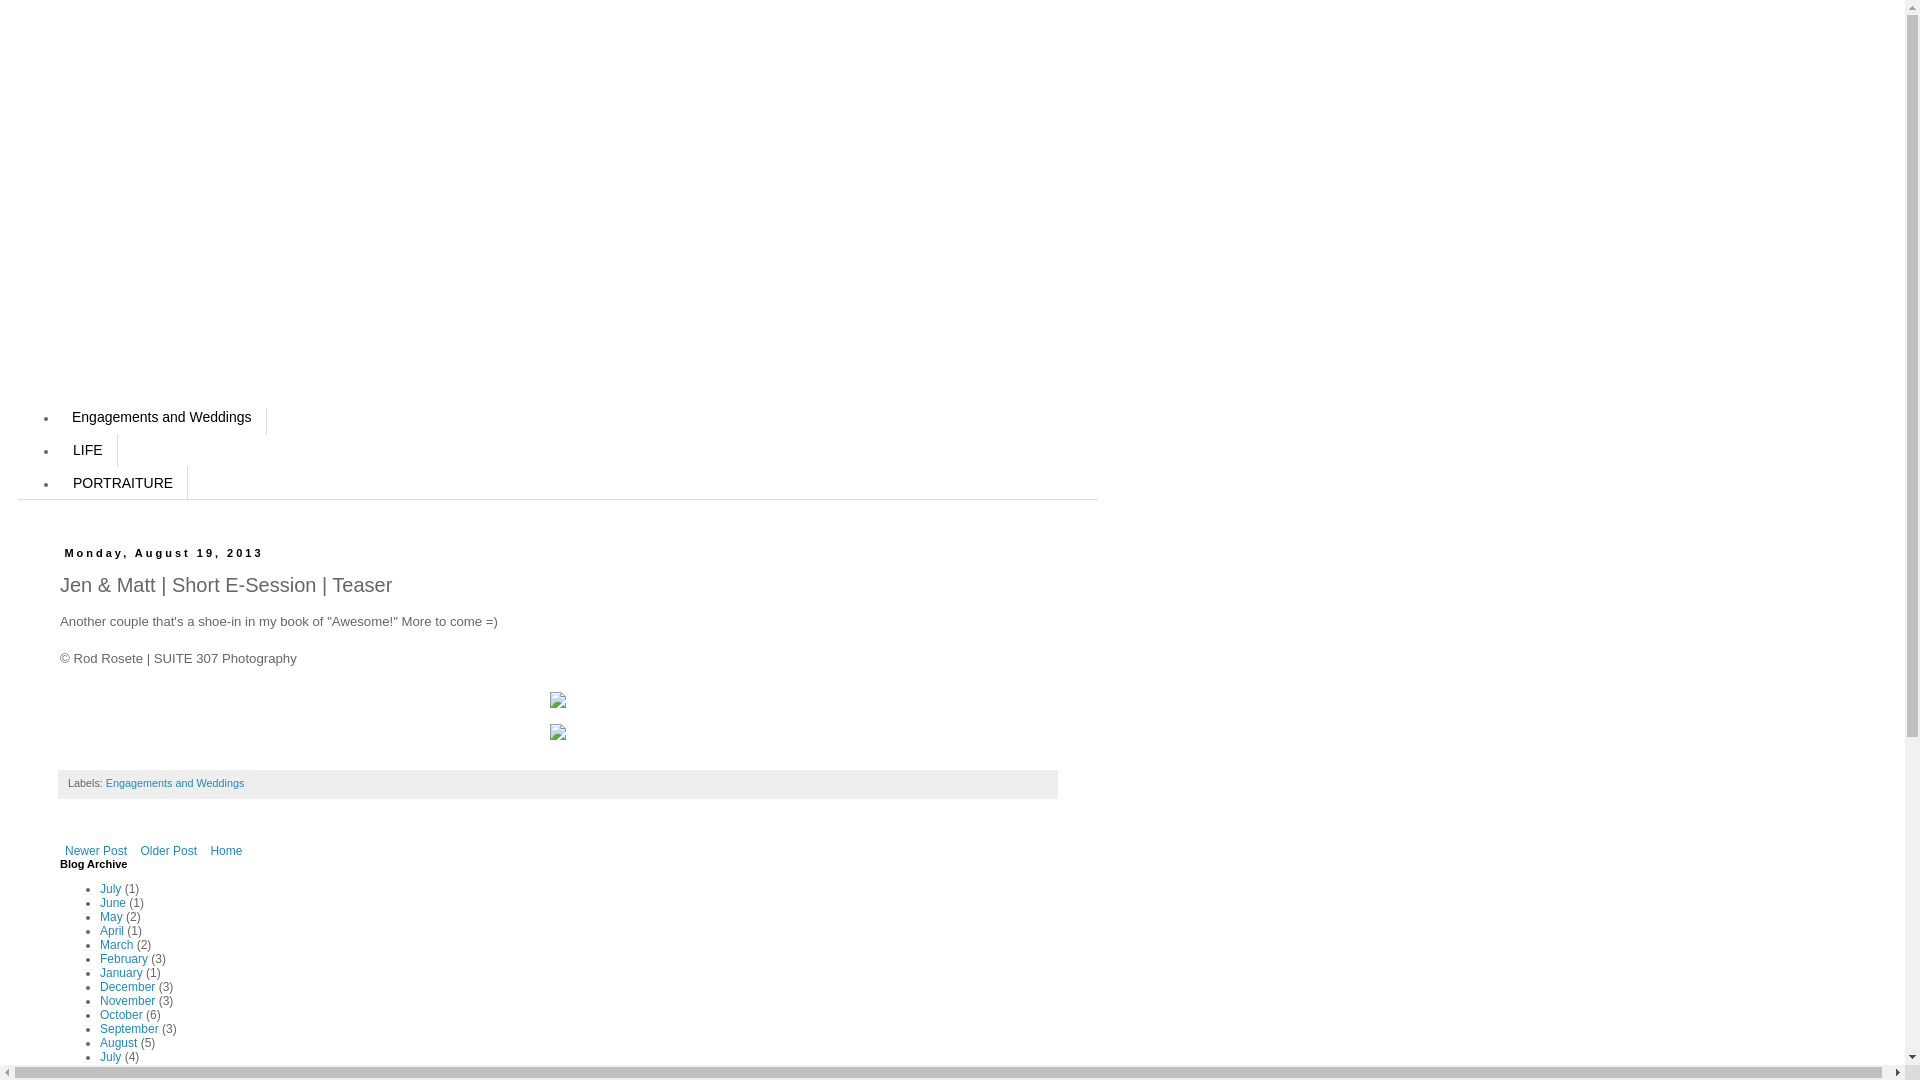 The width and height of the screenshot is (1920, 1080). What do you see at coordinates (98, 347) in the screenshot?
I see `'Portfolio'` at bounding box center [98, 347].